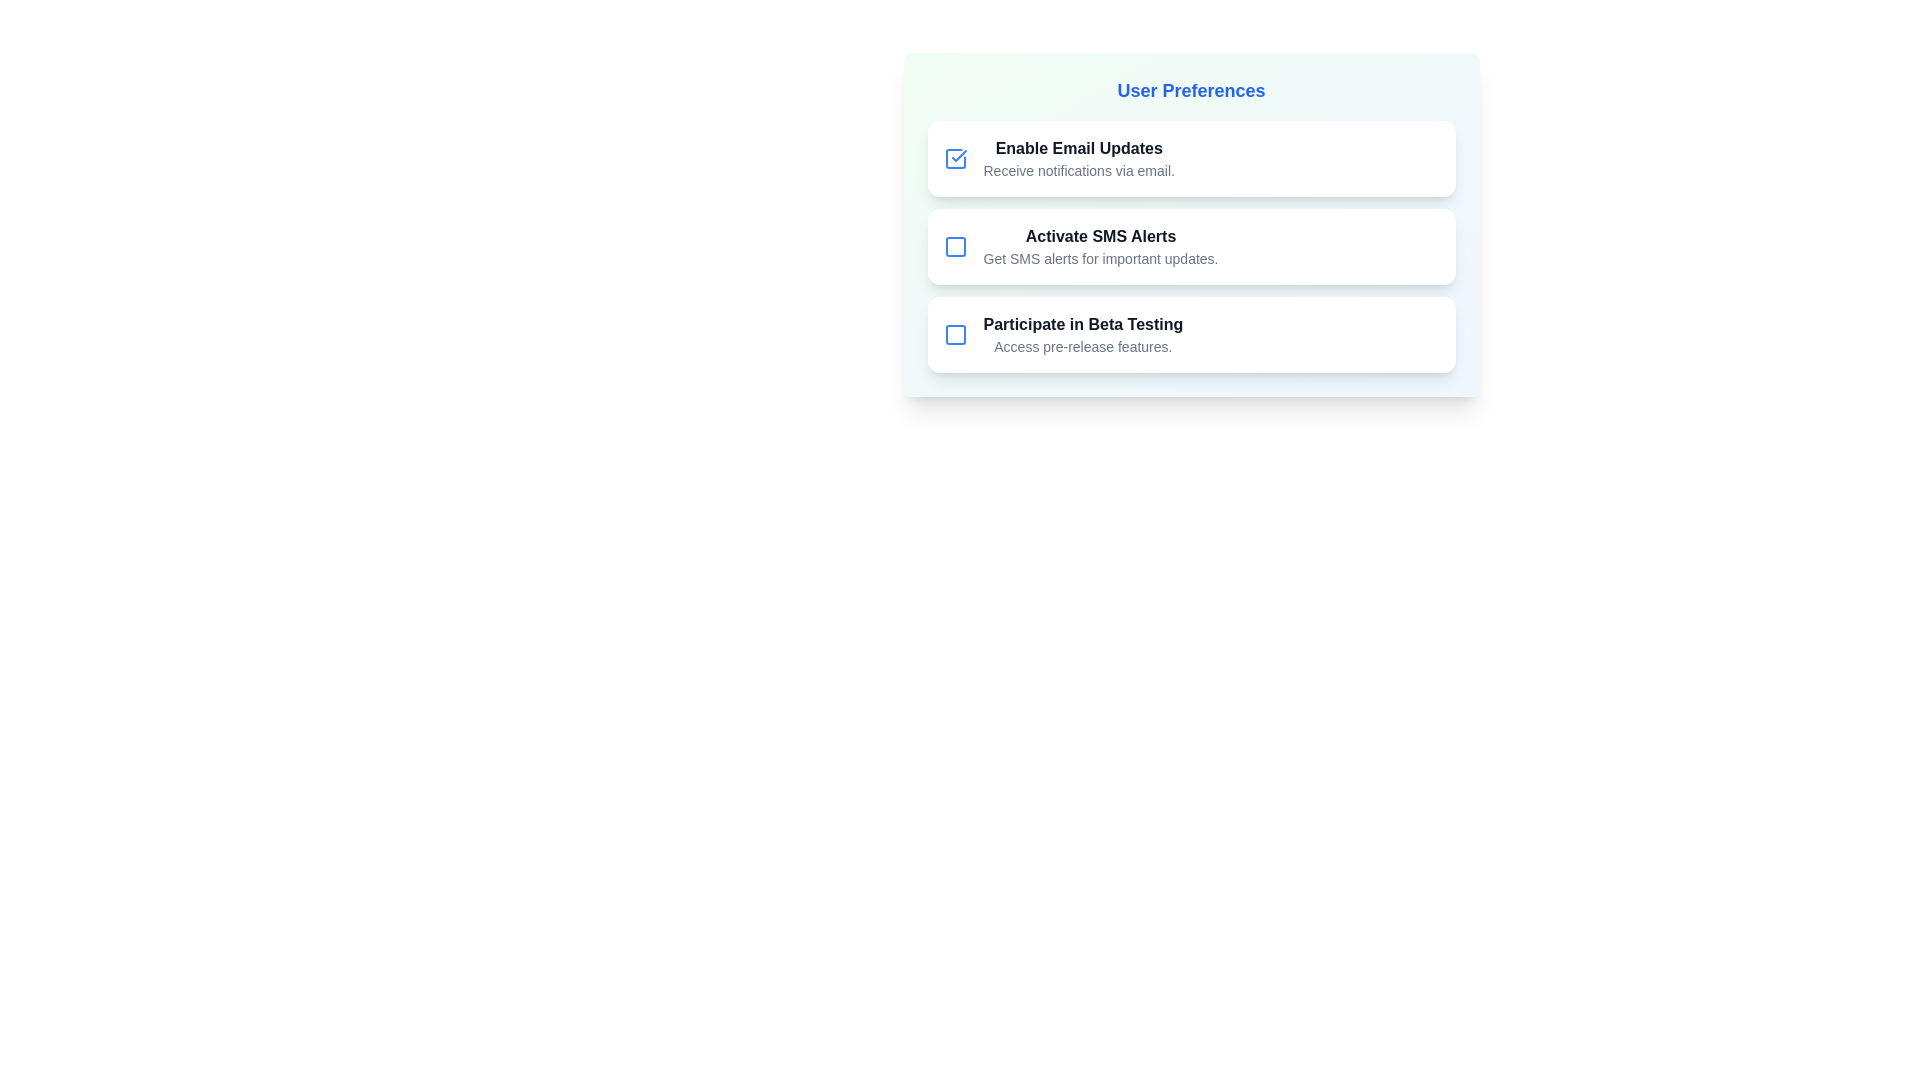 The image size is (1920, 1080). I want to click on the checkbox for 'Activate SMS Alerts' to confirm selection, so click(954, 245).